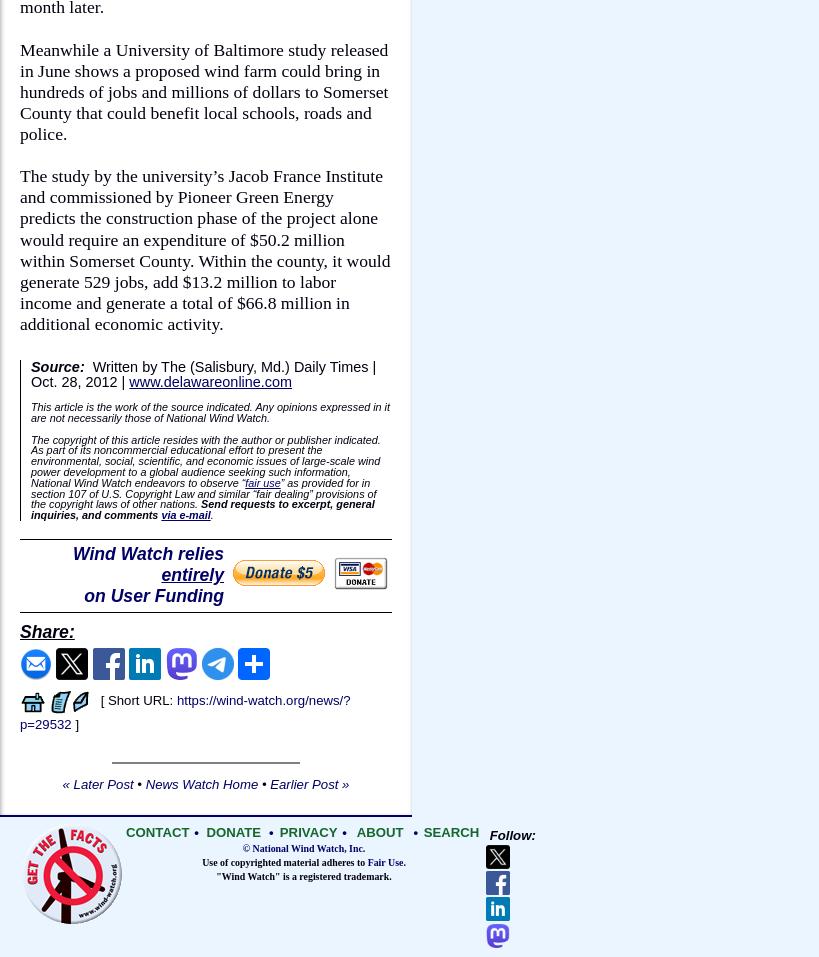  I want to click on 'on User Funding', so click(152, 595).